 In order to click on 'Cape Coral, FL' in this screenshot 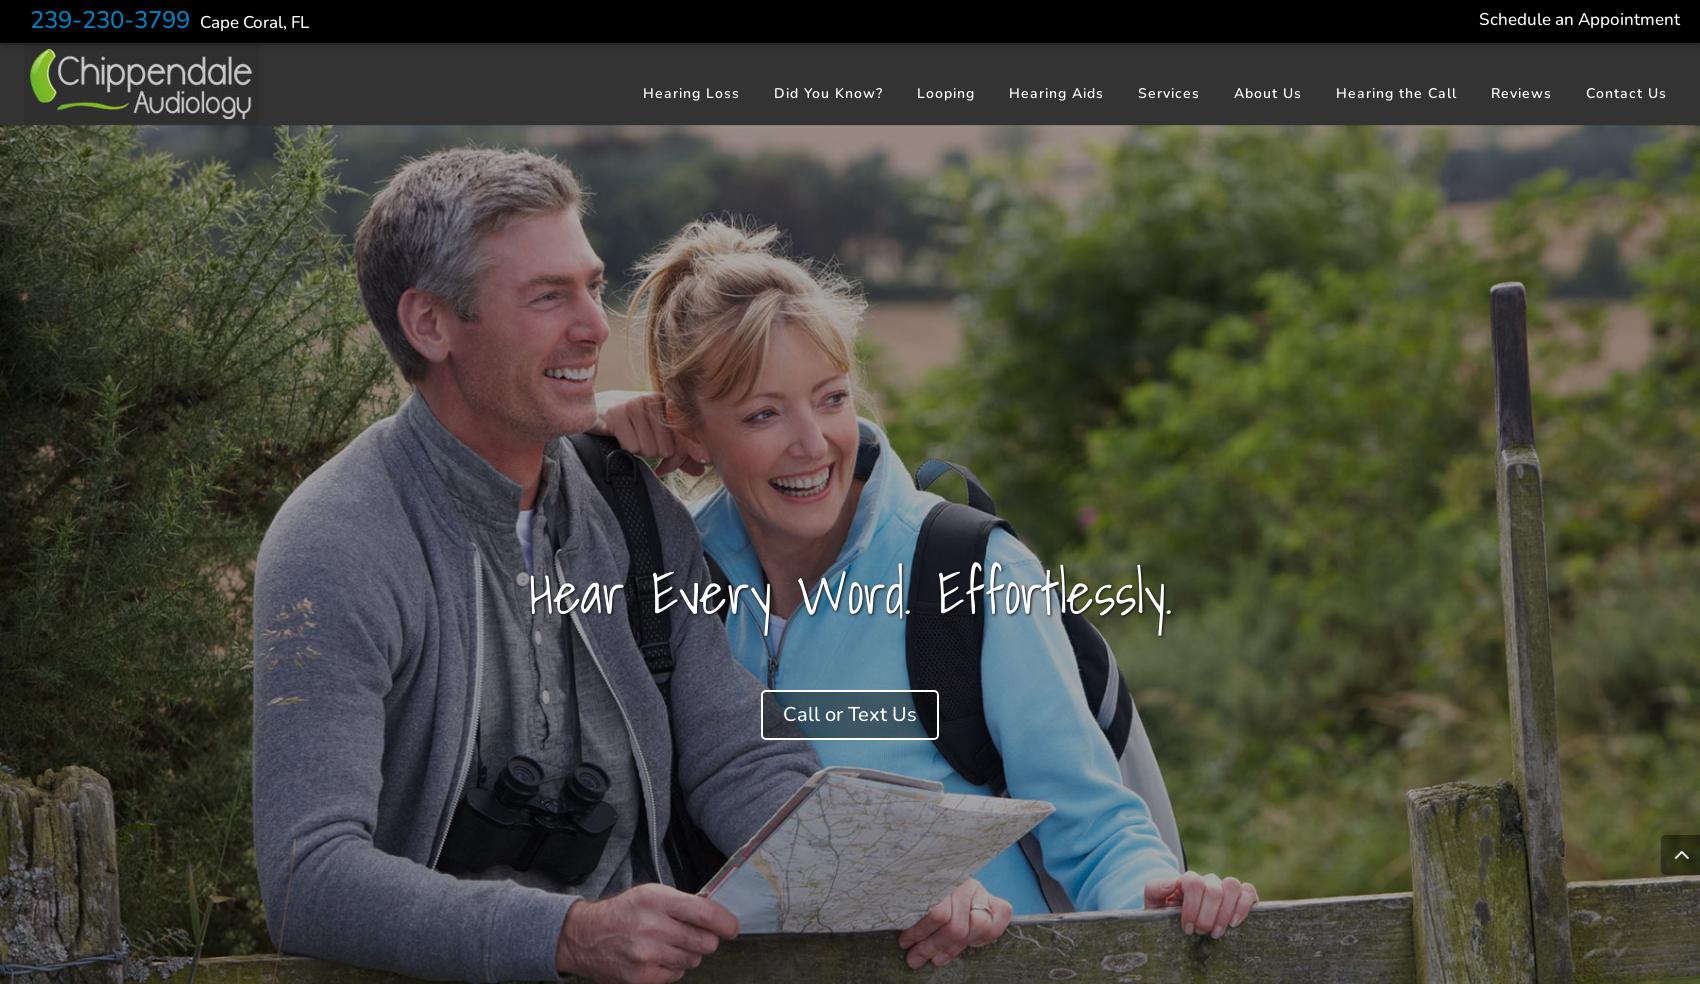, I will do `click(254, 21)`.